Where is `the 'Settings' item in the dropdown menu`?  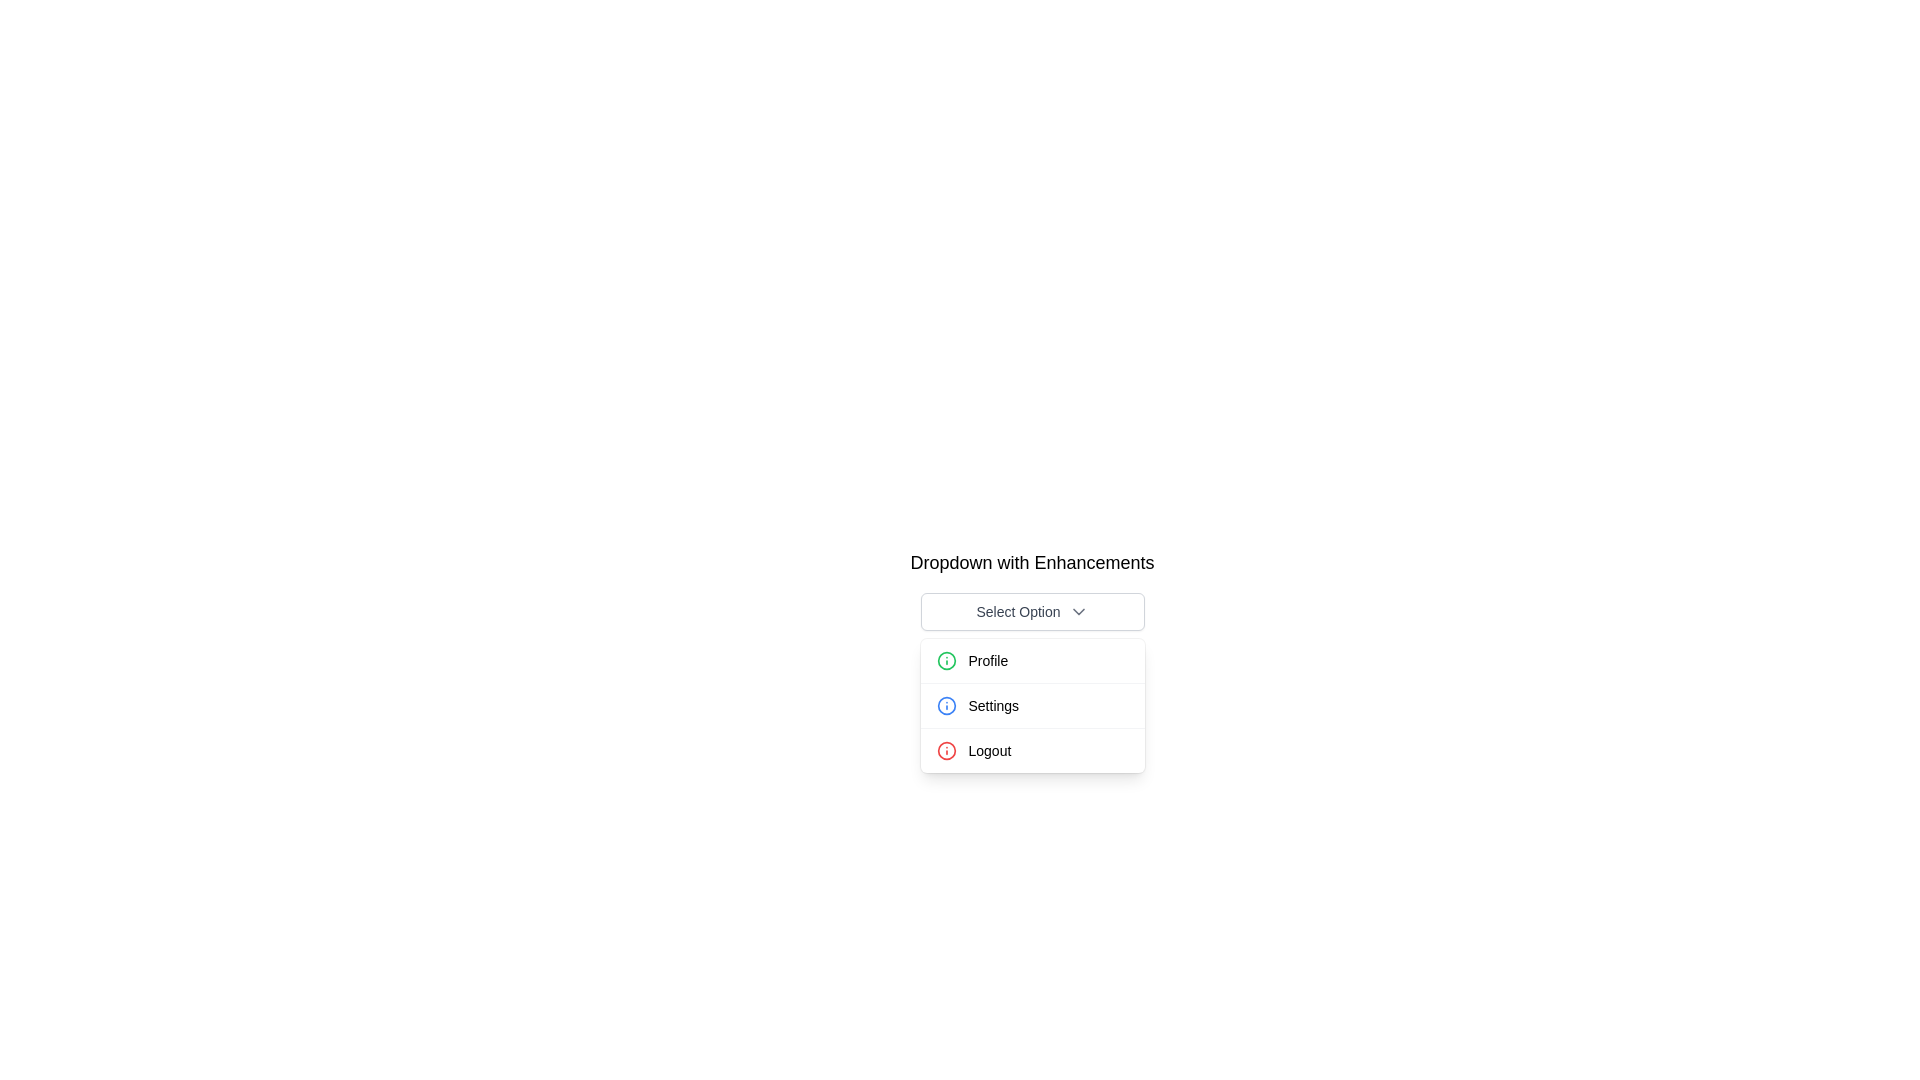 the 'Settings' item in the dropdown menu is located at coordinates (1032, 704).